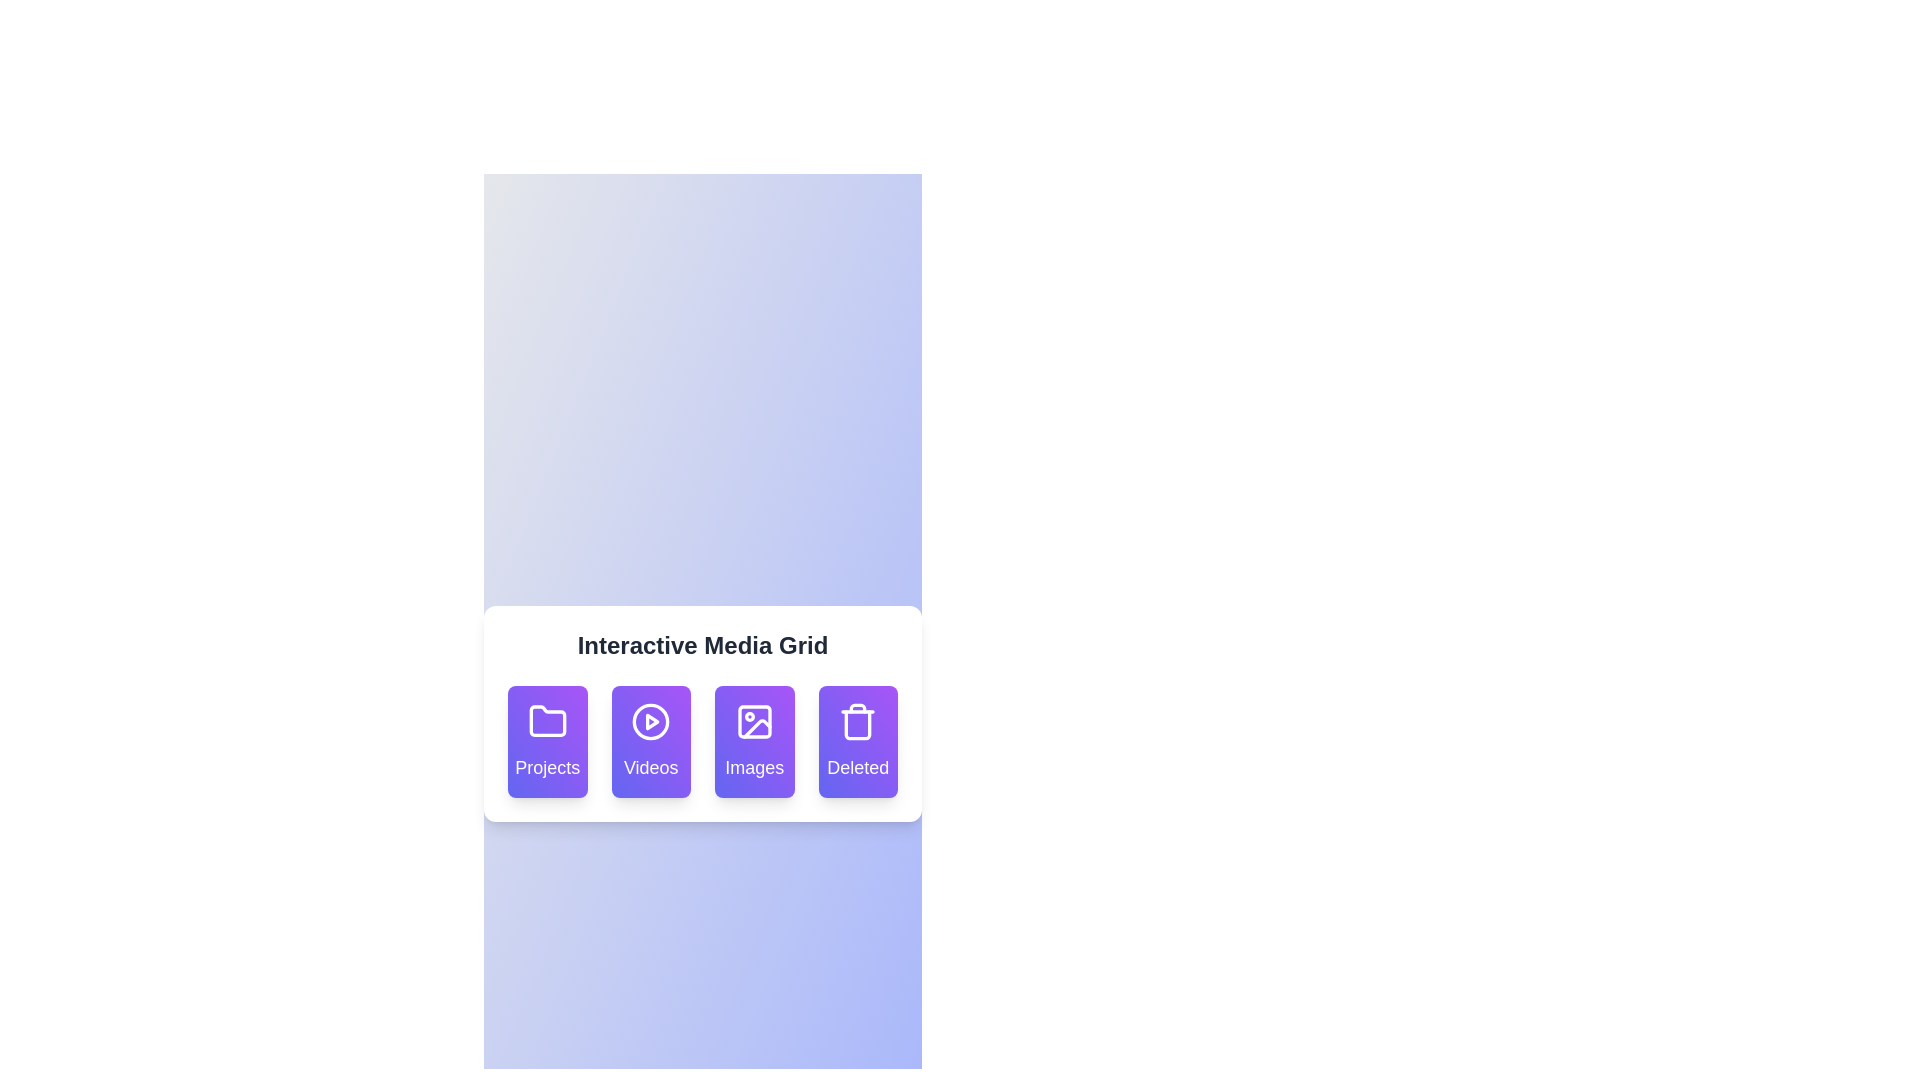  I want to click on the trash icon within the 'Deleted' button, which has a purple background and is located at the bottom-right of a four-button layout, so click(858, 725).